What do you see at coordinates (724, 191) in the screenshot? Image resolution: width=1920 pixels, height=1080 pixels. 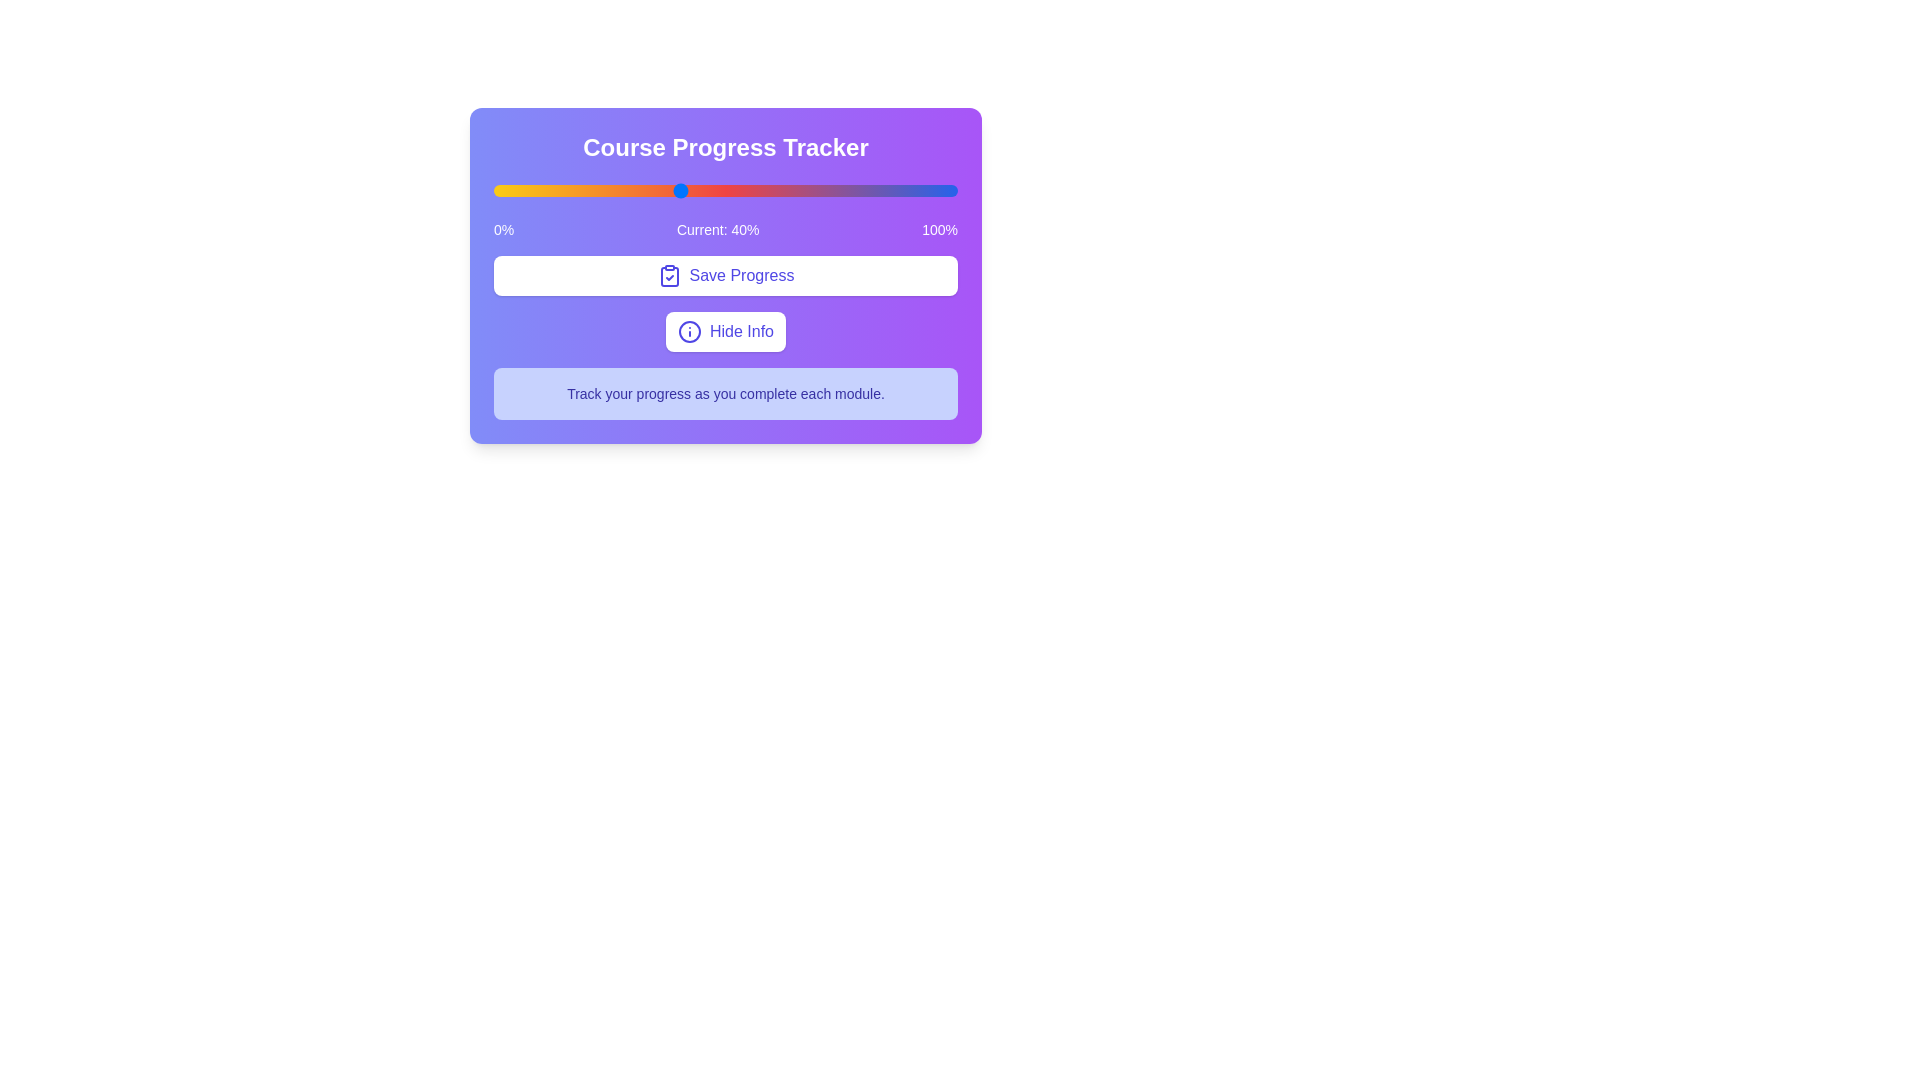 I see `the blue knob of the horizontal range slider located at the top of the 'Course Progress Tracker' panel` at bounding box center [724, 191].